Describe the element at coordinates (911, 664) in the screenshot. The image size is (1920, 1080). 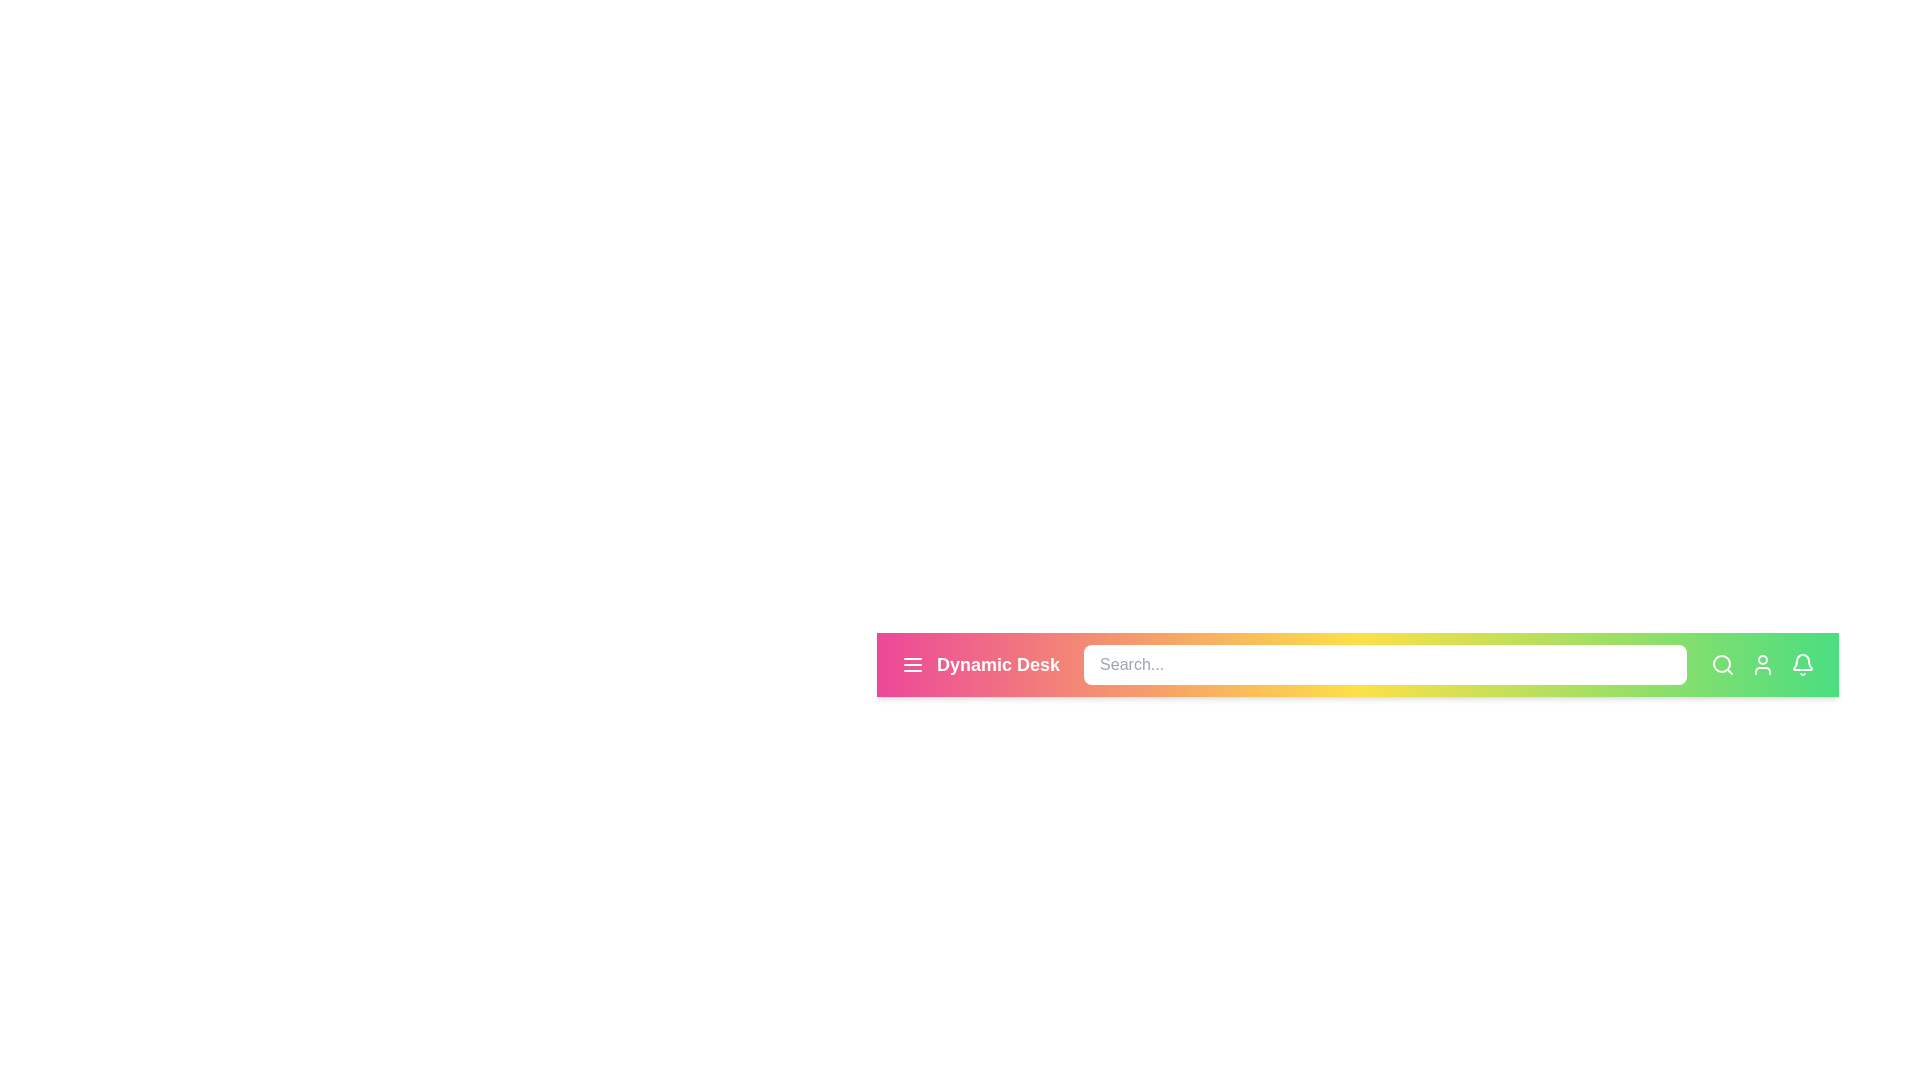
I see `the menu icon to trigger an action` at that location.